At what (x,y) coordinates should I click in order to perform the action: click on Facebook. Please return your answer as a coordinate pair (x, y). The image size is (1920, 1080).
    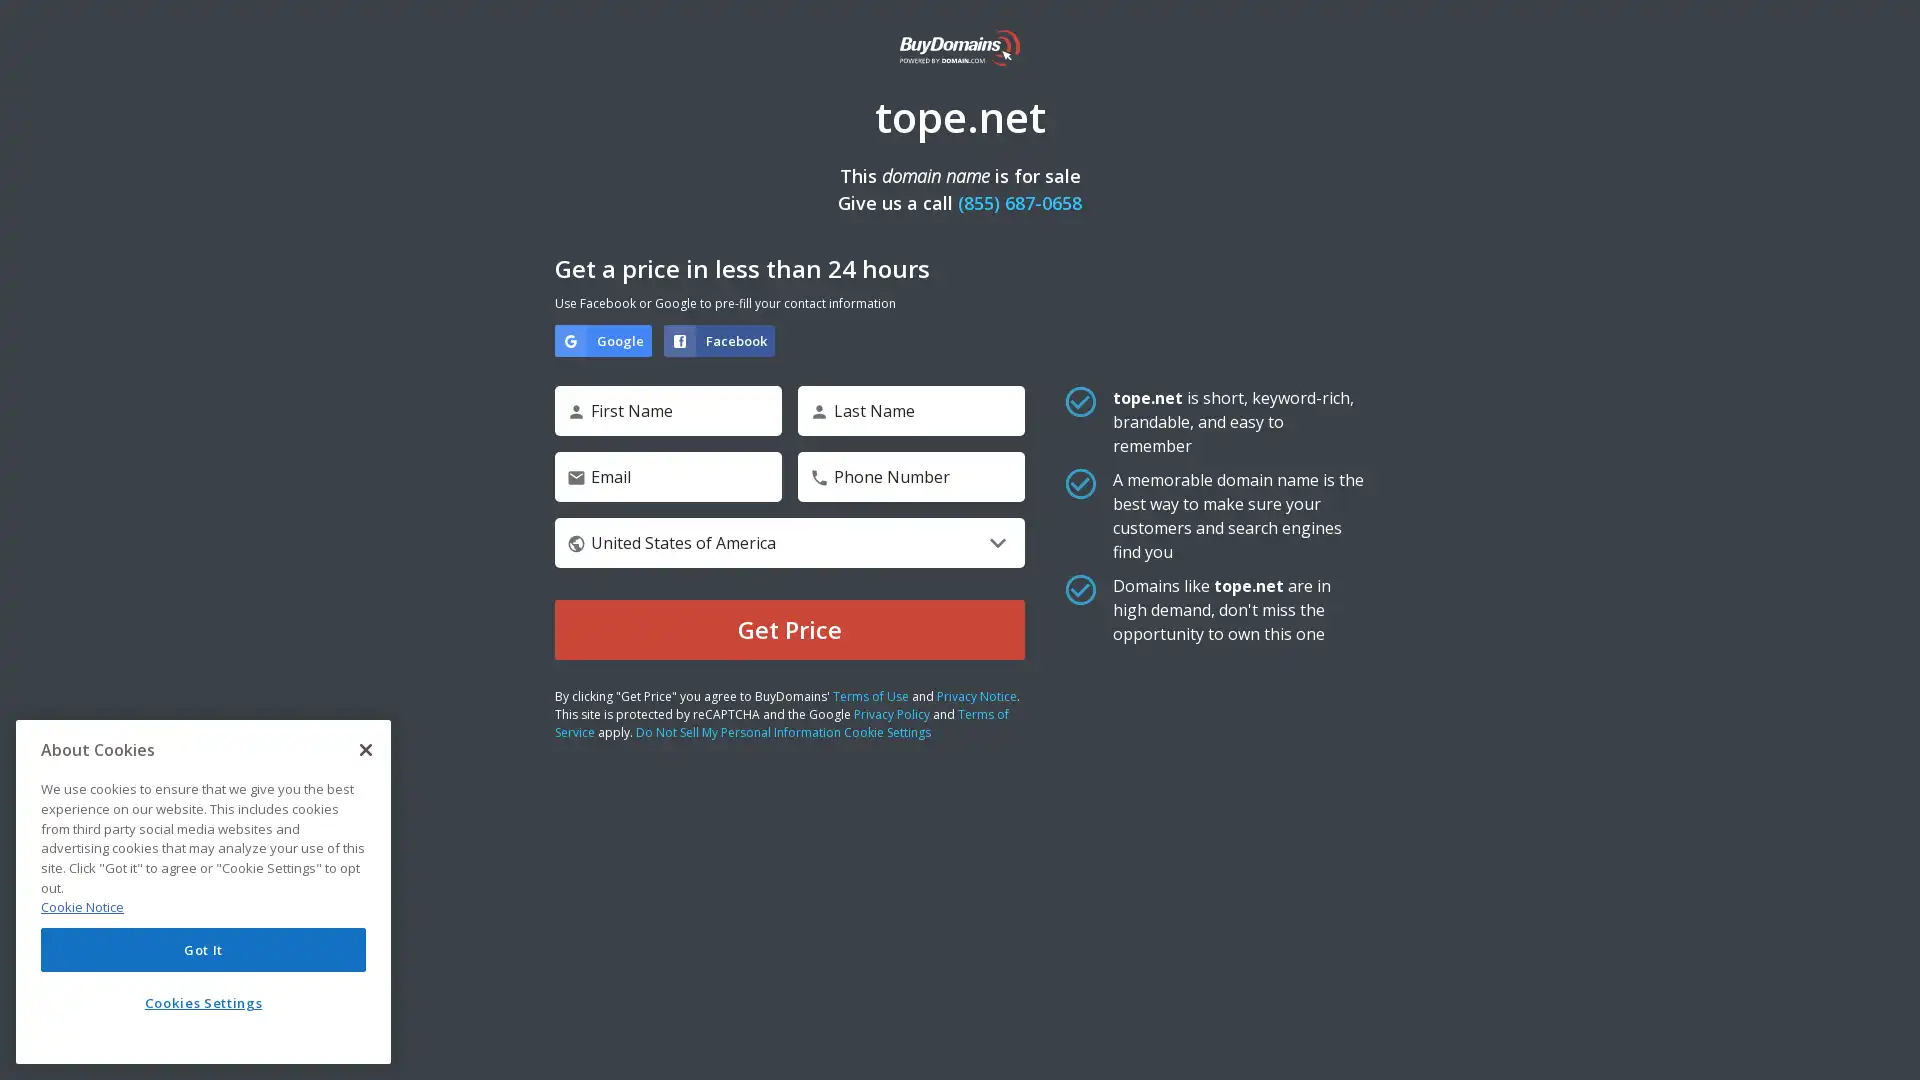
    Looking at the image, I should click on (719, 339).